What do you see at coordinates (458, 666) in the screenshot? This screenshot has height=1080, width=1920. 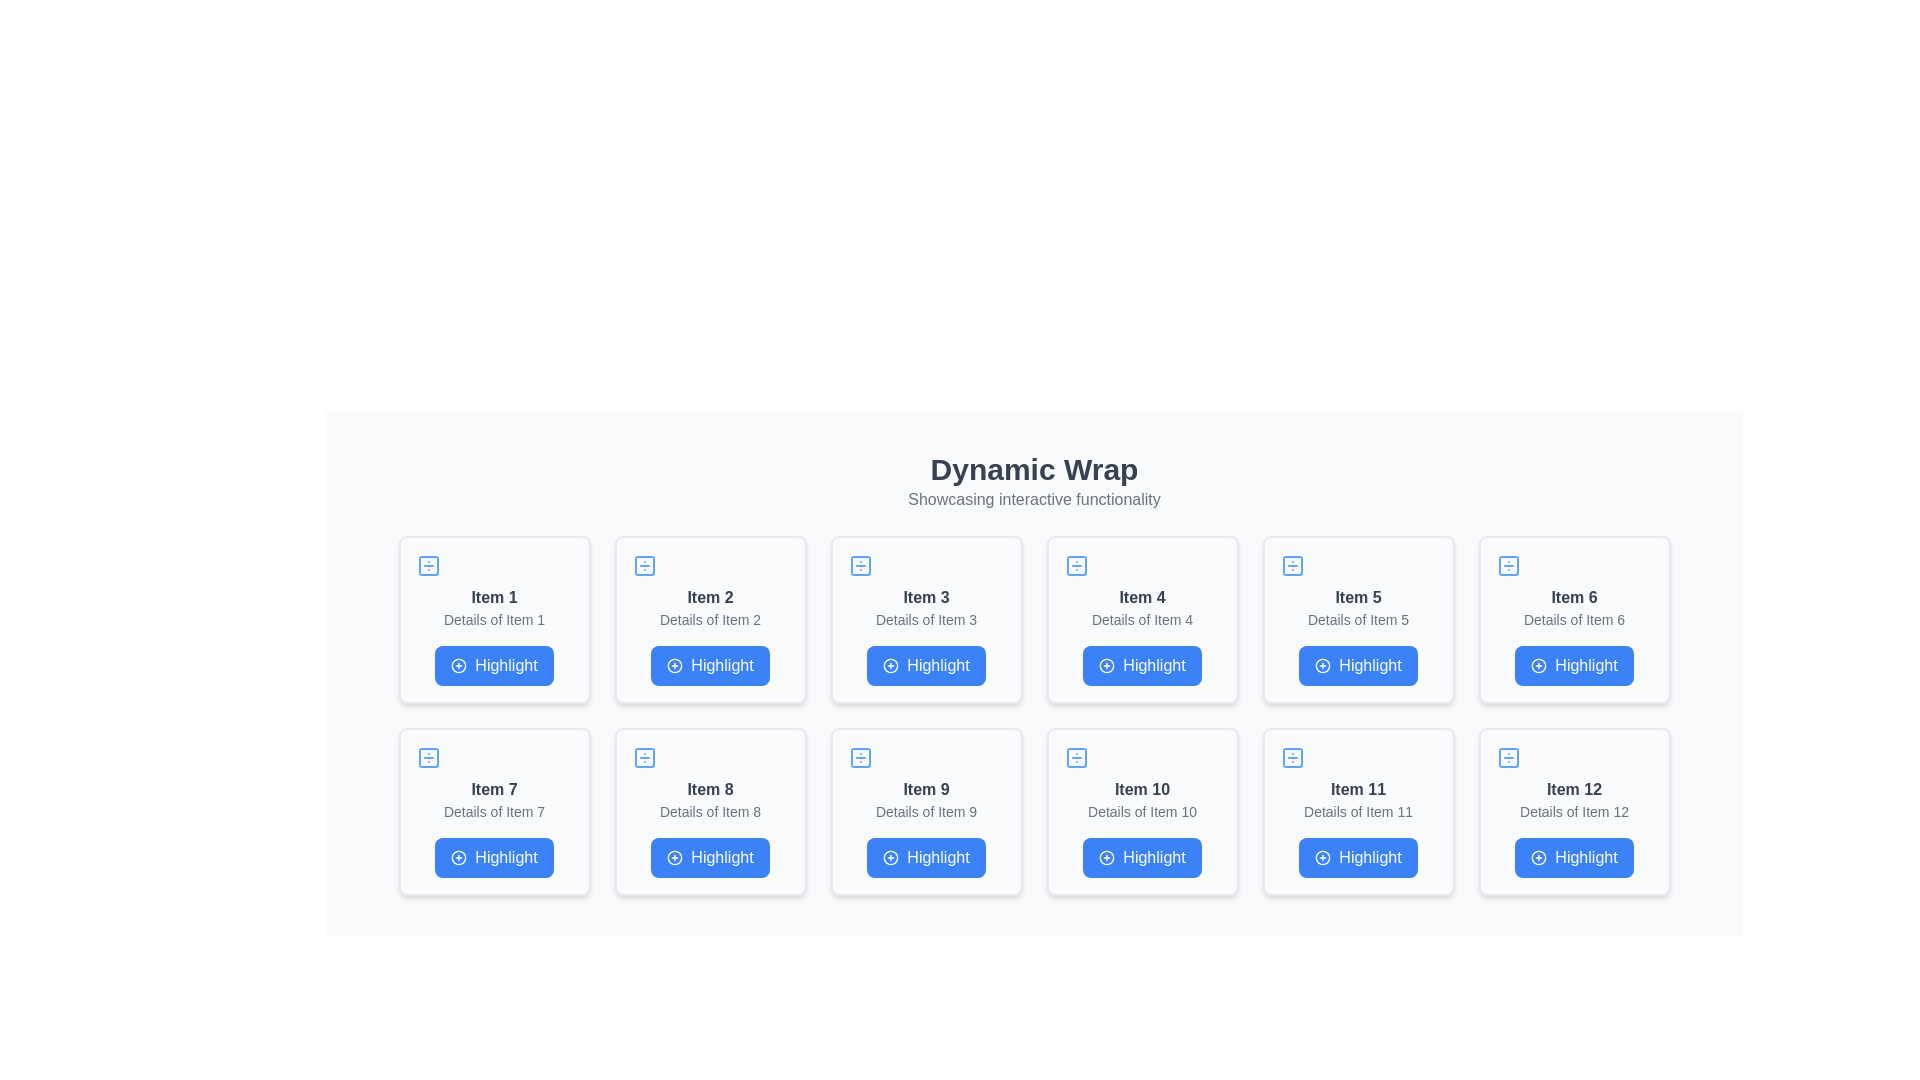 I see `the 'Highlight' icon located within the button in the first row and first column of the grid under 'Item 1' to interact with it` at bounding box center [458, 666].